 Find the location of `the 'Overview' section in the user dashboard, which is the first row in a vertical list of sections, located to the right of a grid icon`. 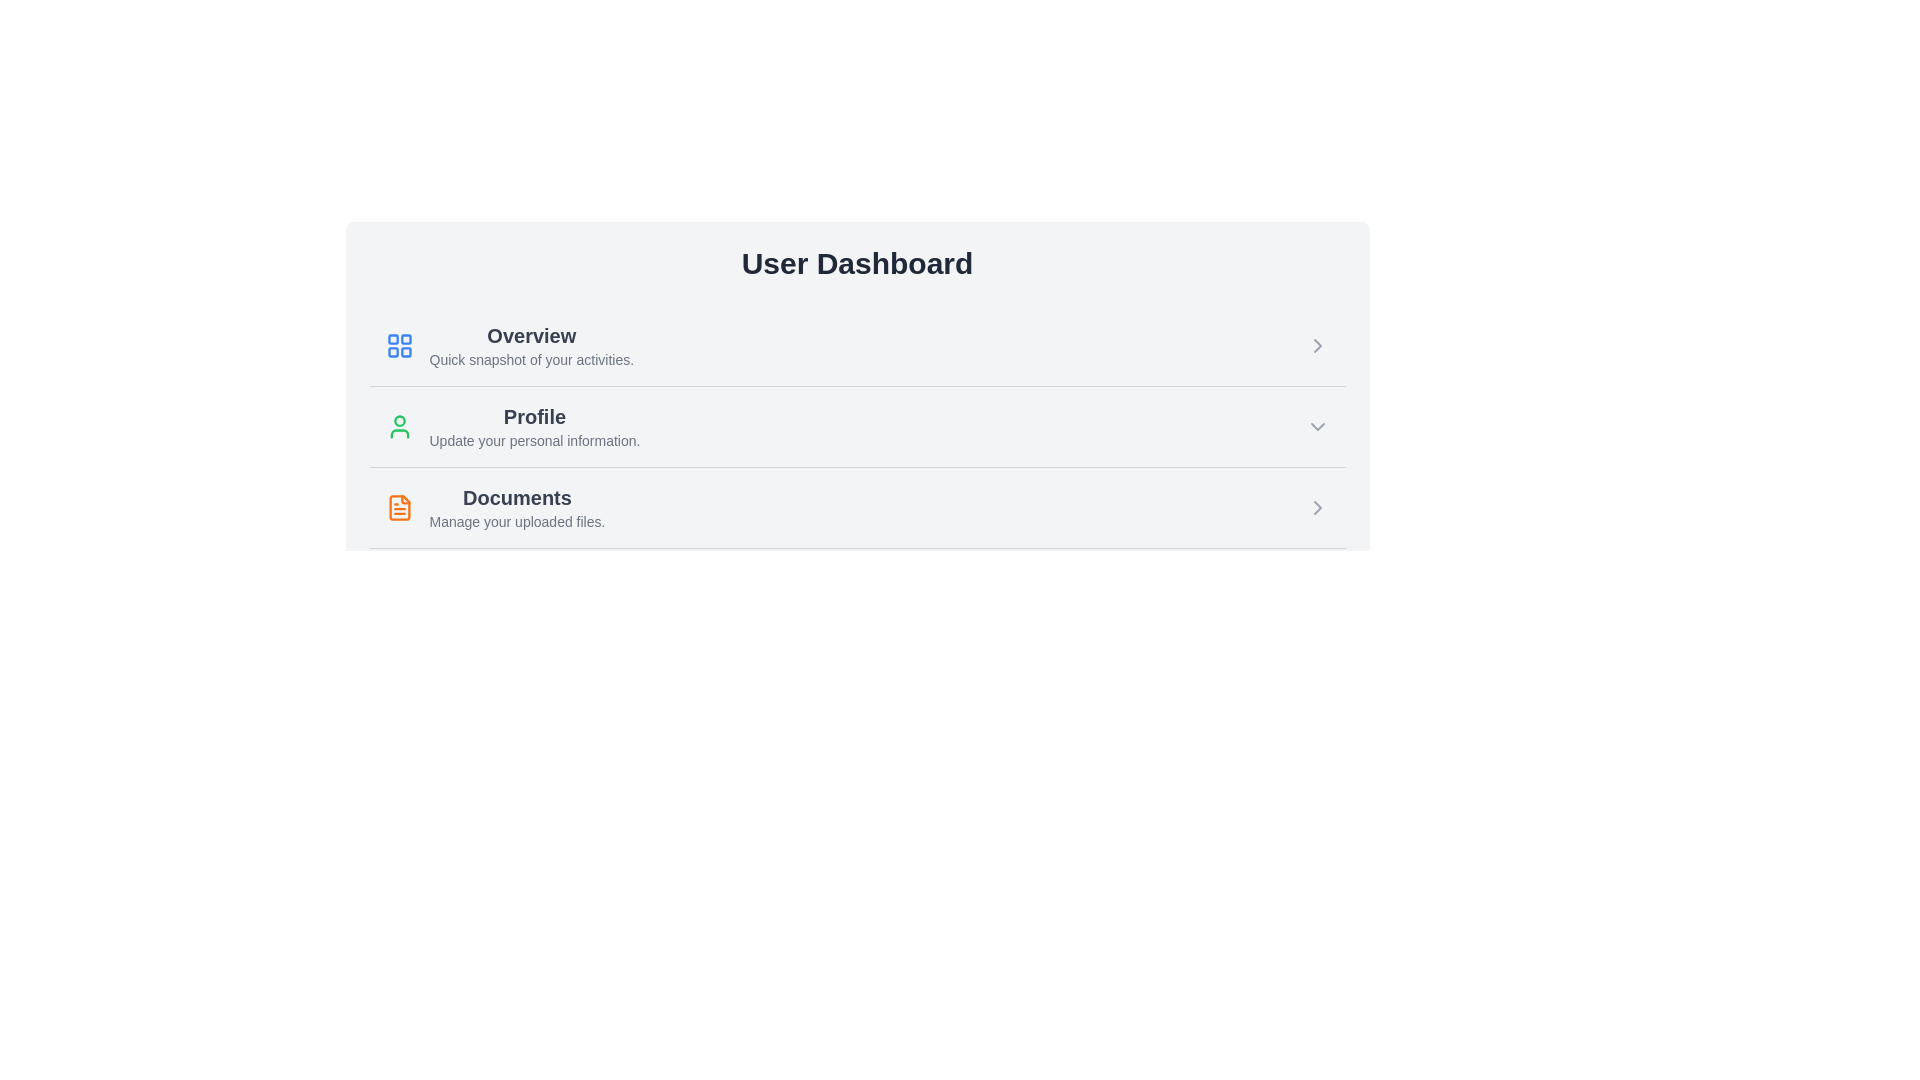

the 'Overview' section in the user dashboard, which is the first row in a vertical list of sections, located to the right of a grid icon is located at coordinates (531, 345).